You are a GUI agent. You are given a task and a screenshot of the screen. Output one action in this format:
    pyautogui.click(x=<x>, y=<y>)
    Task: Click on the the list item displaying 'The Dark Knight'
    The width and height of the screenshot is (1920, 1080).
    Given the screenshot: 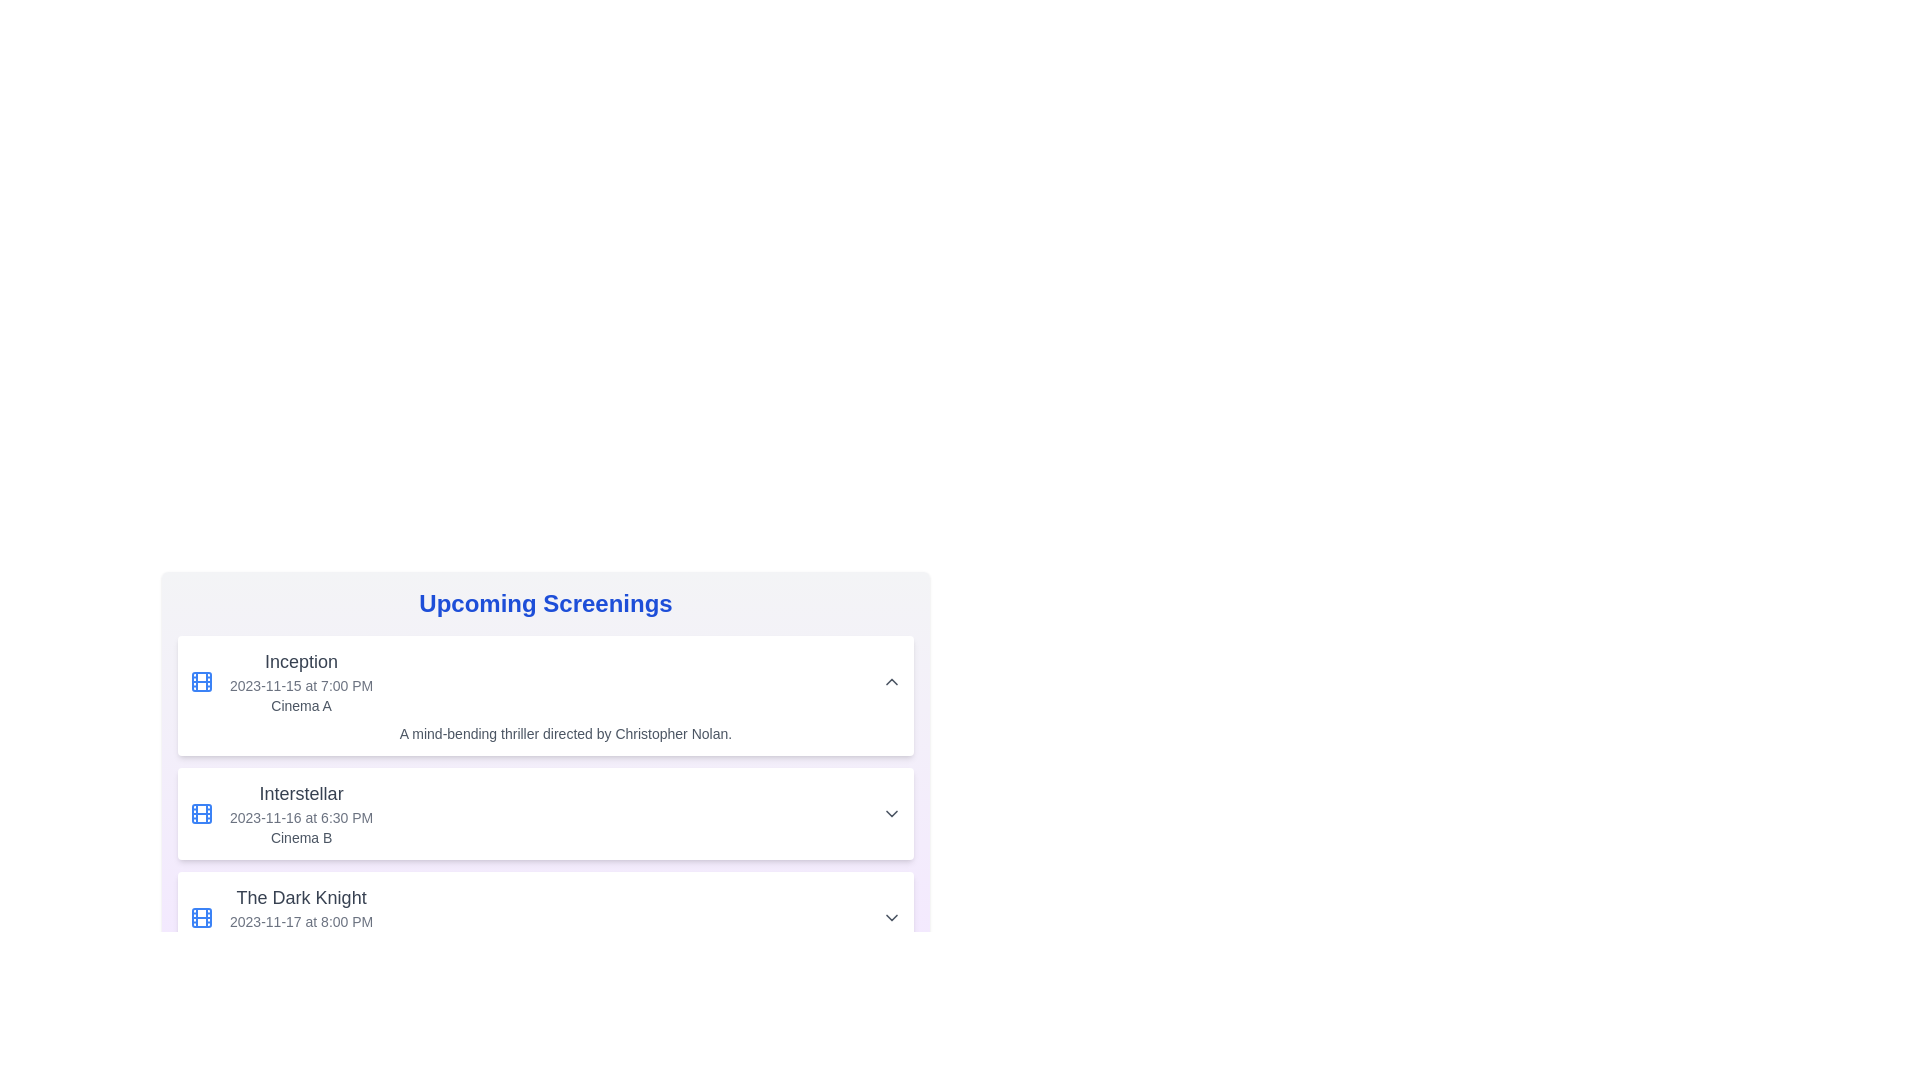 What is the action you would take?
    pyautogui.click(x=546, y=918)
    